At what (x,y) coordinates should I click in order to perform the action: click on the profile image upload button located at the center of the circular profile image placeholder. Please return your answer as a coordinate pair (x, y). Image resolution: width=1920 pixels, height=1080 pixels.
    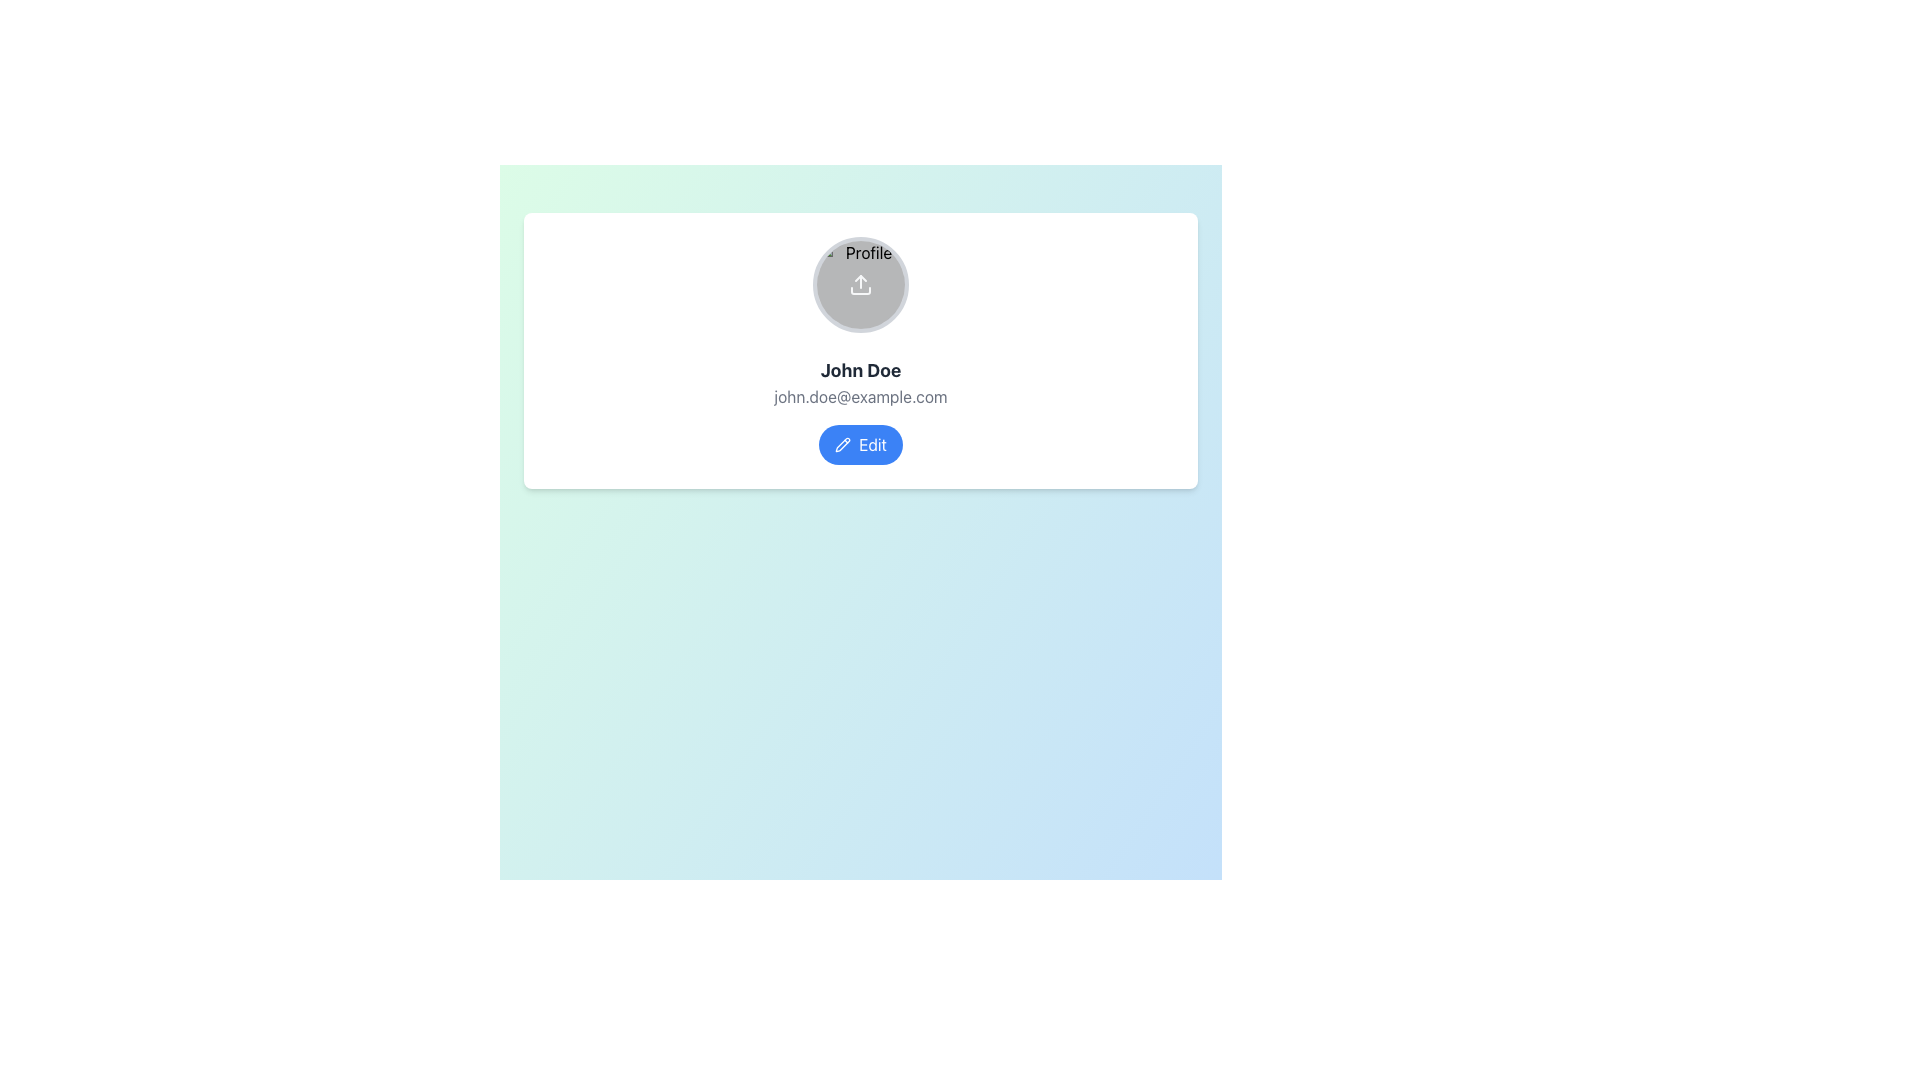
    Looking at the image, I should click on (860, 285).